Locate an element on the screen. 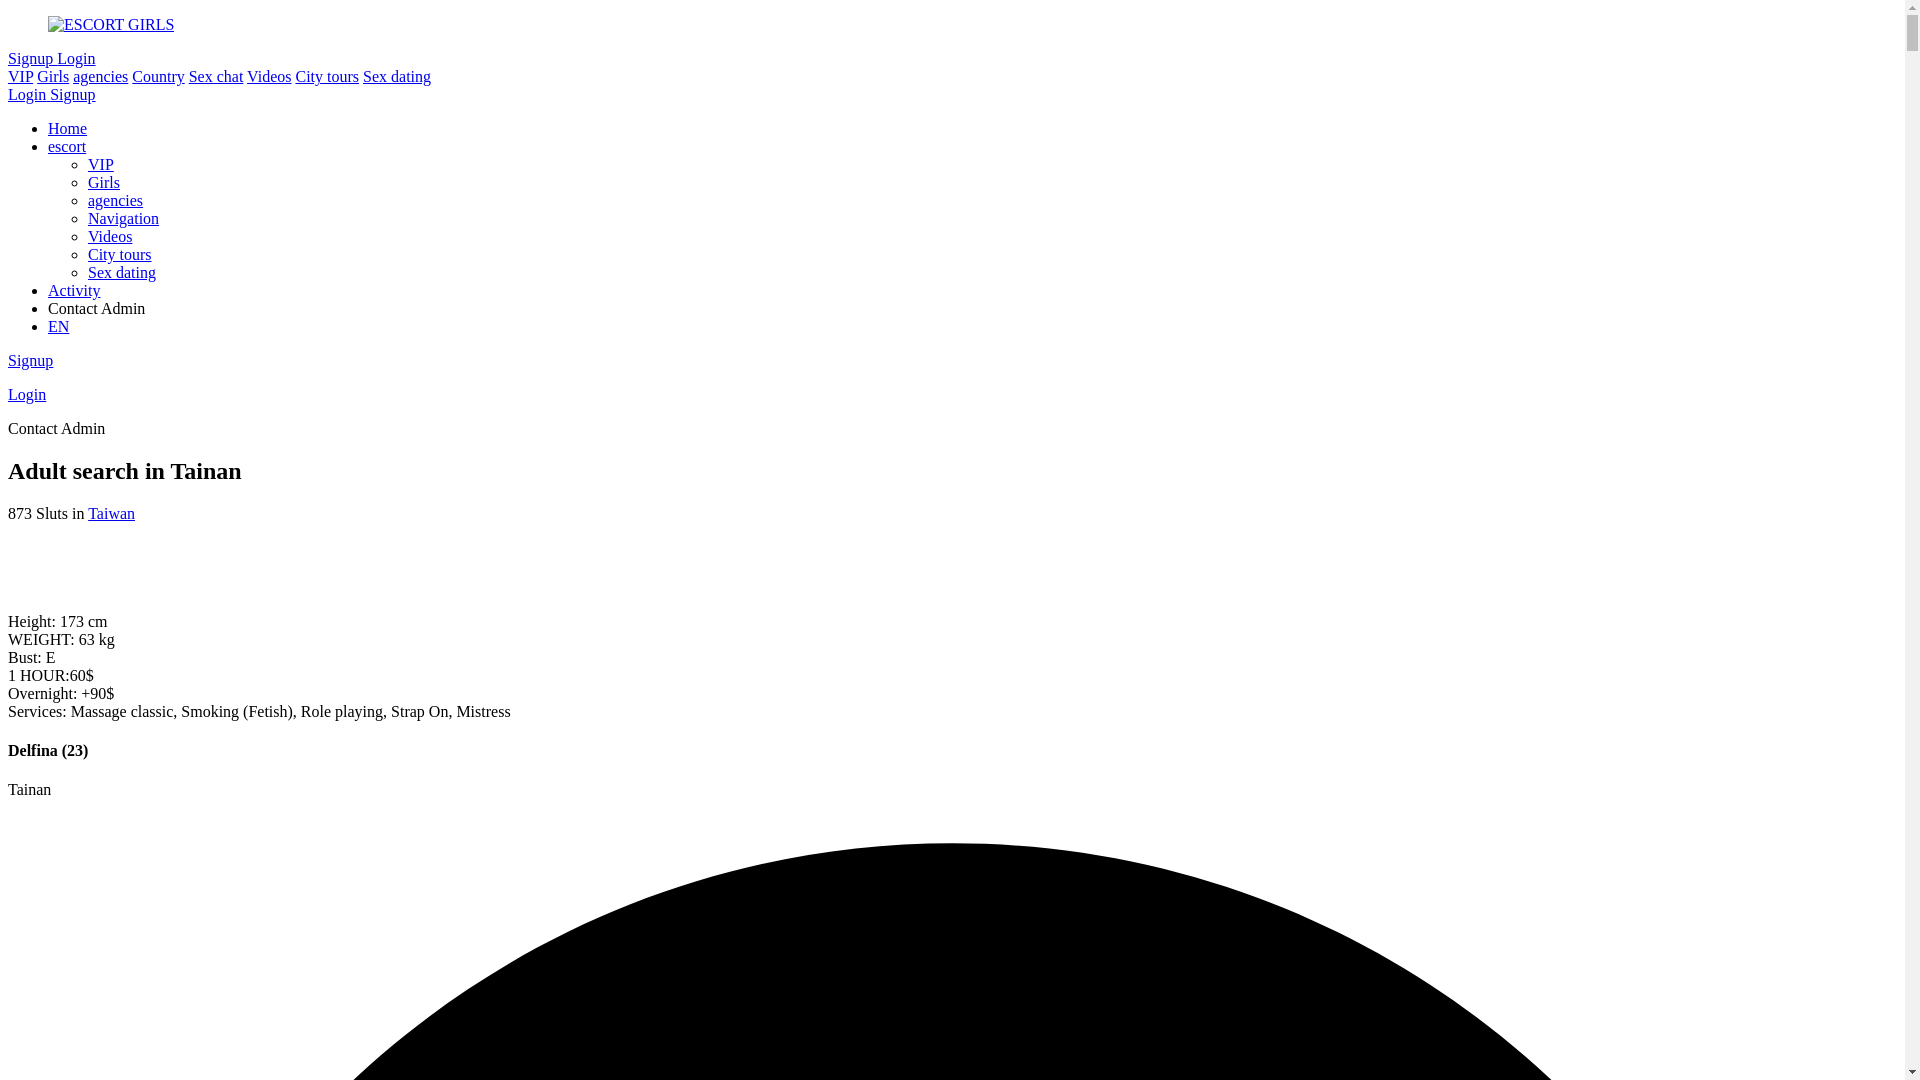 Image resolution: width=1920 pixels, height=1080 pixels. 'Navigation' is located at coordinates (86, 218).